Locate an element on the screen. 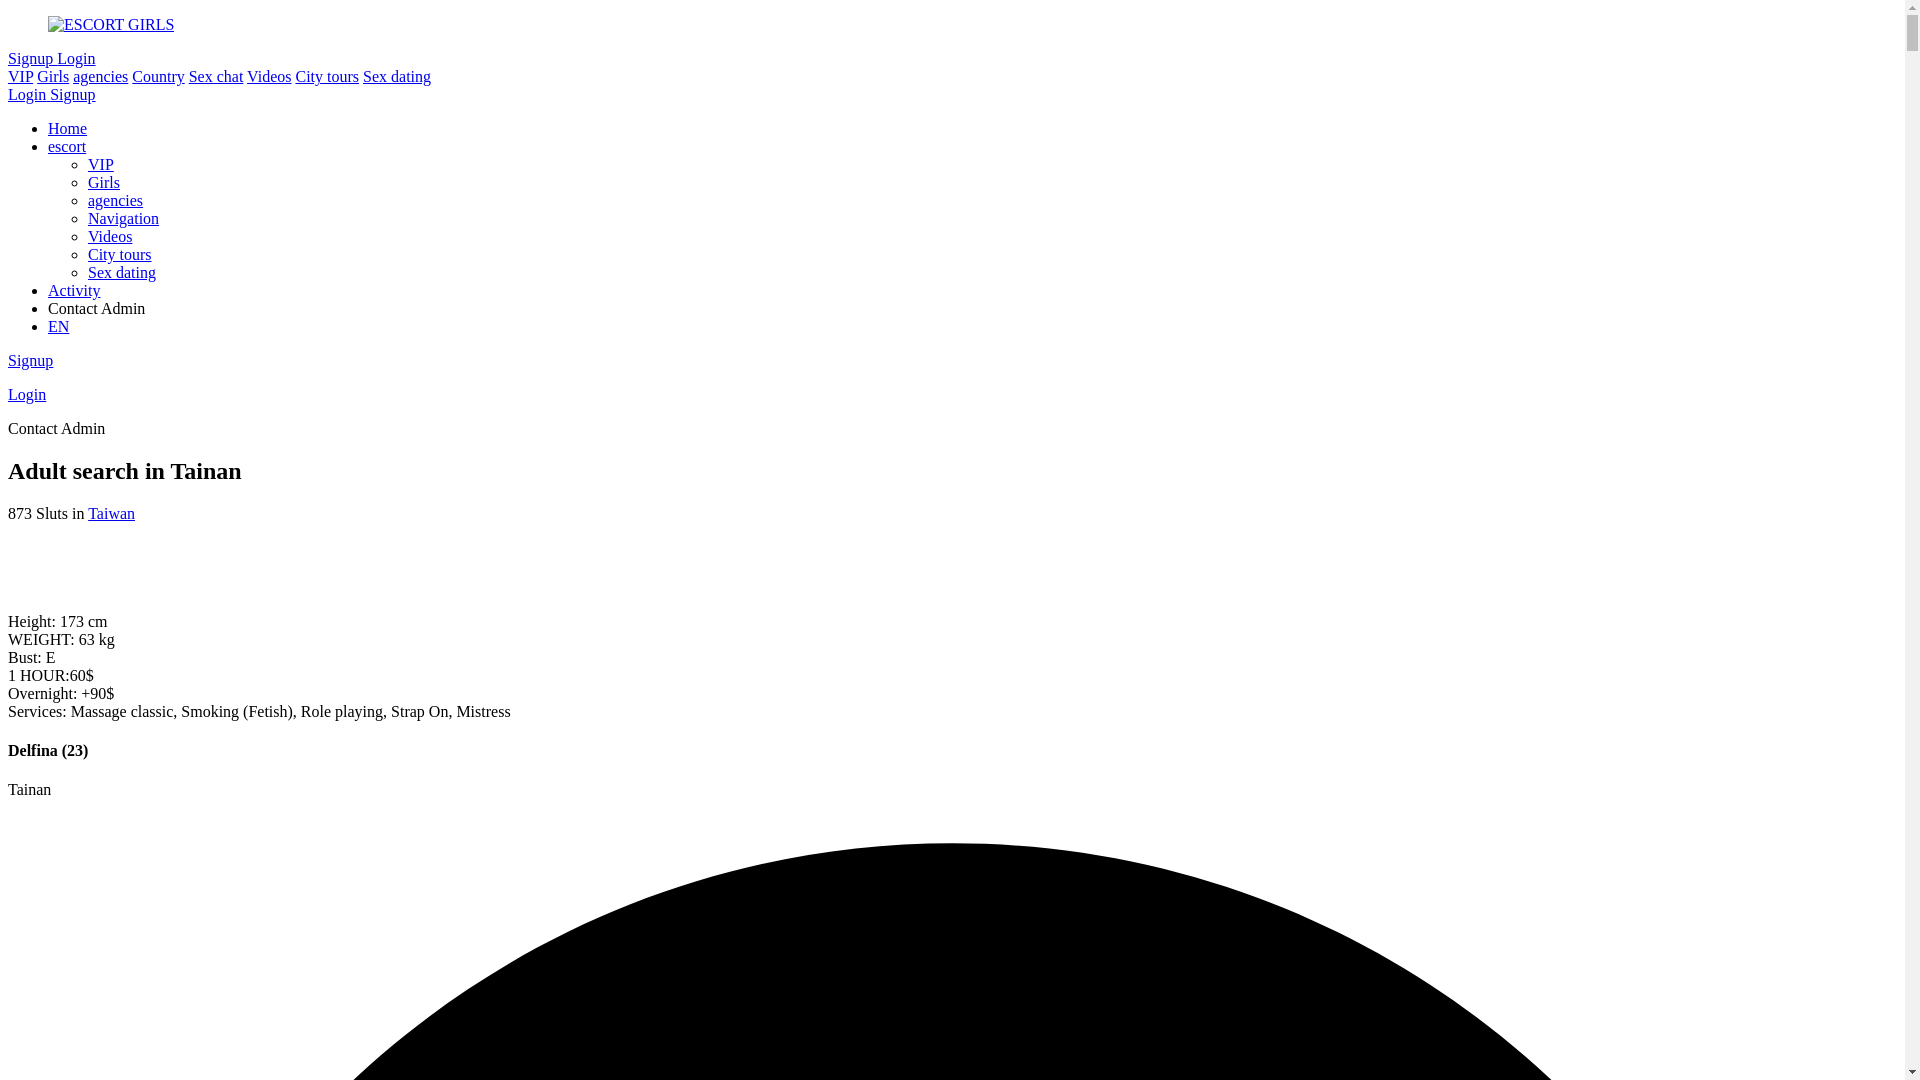 Image resolution: width=1920 pixels, height=1080 pixels. 'Navigation' is located at coordinates (86, 218).